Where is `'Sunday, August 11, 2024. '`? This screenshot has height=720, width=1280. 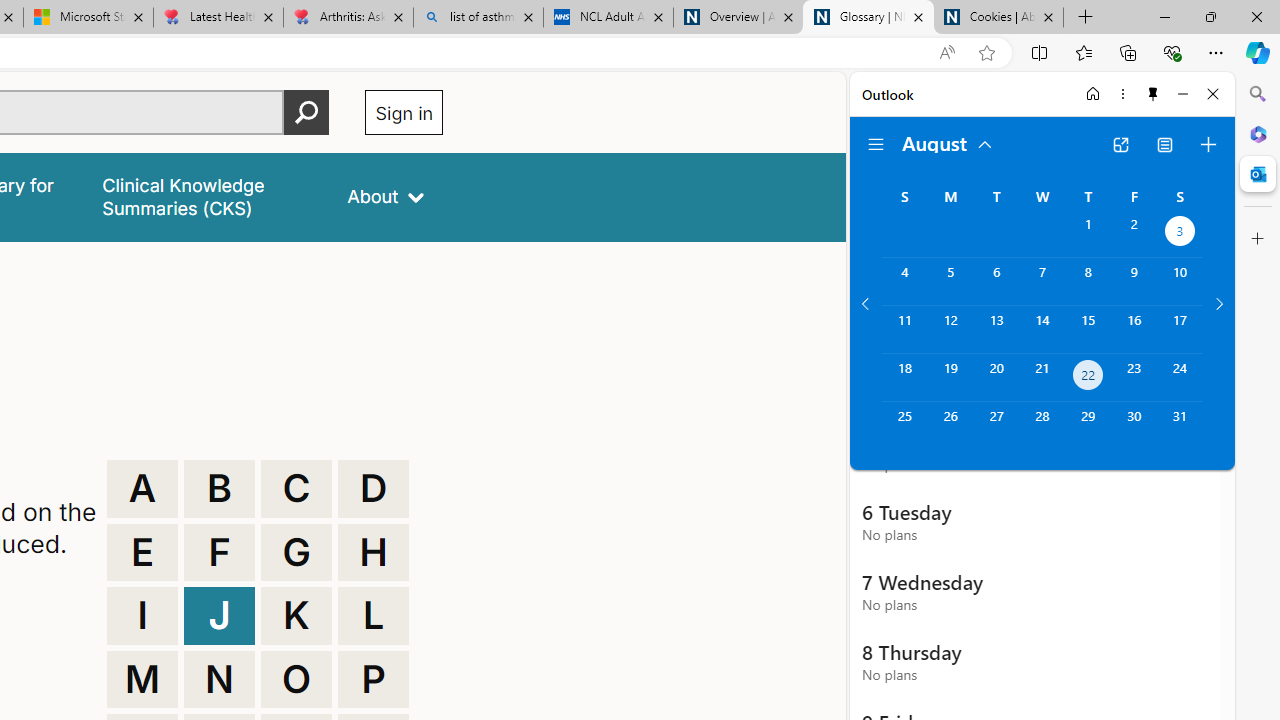 'Sunday, August 11, 2024. ' is located at coordinates (903, 328).